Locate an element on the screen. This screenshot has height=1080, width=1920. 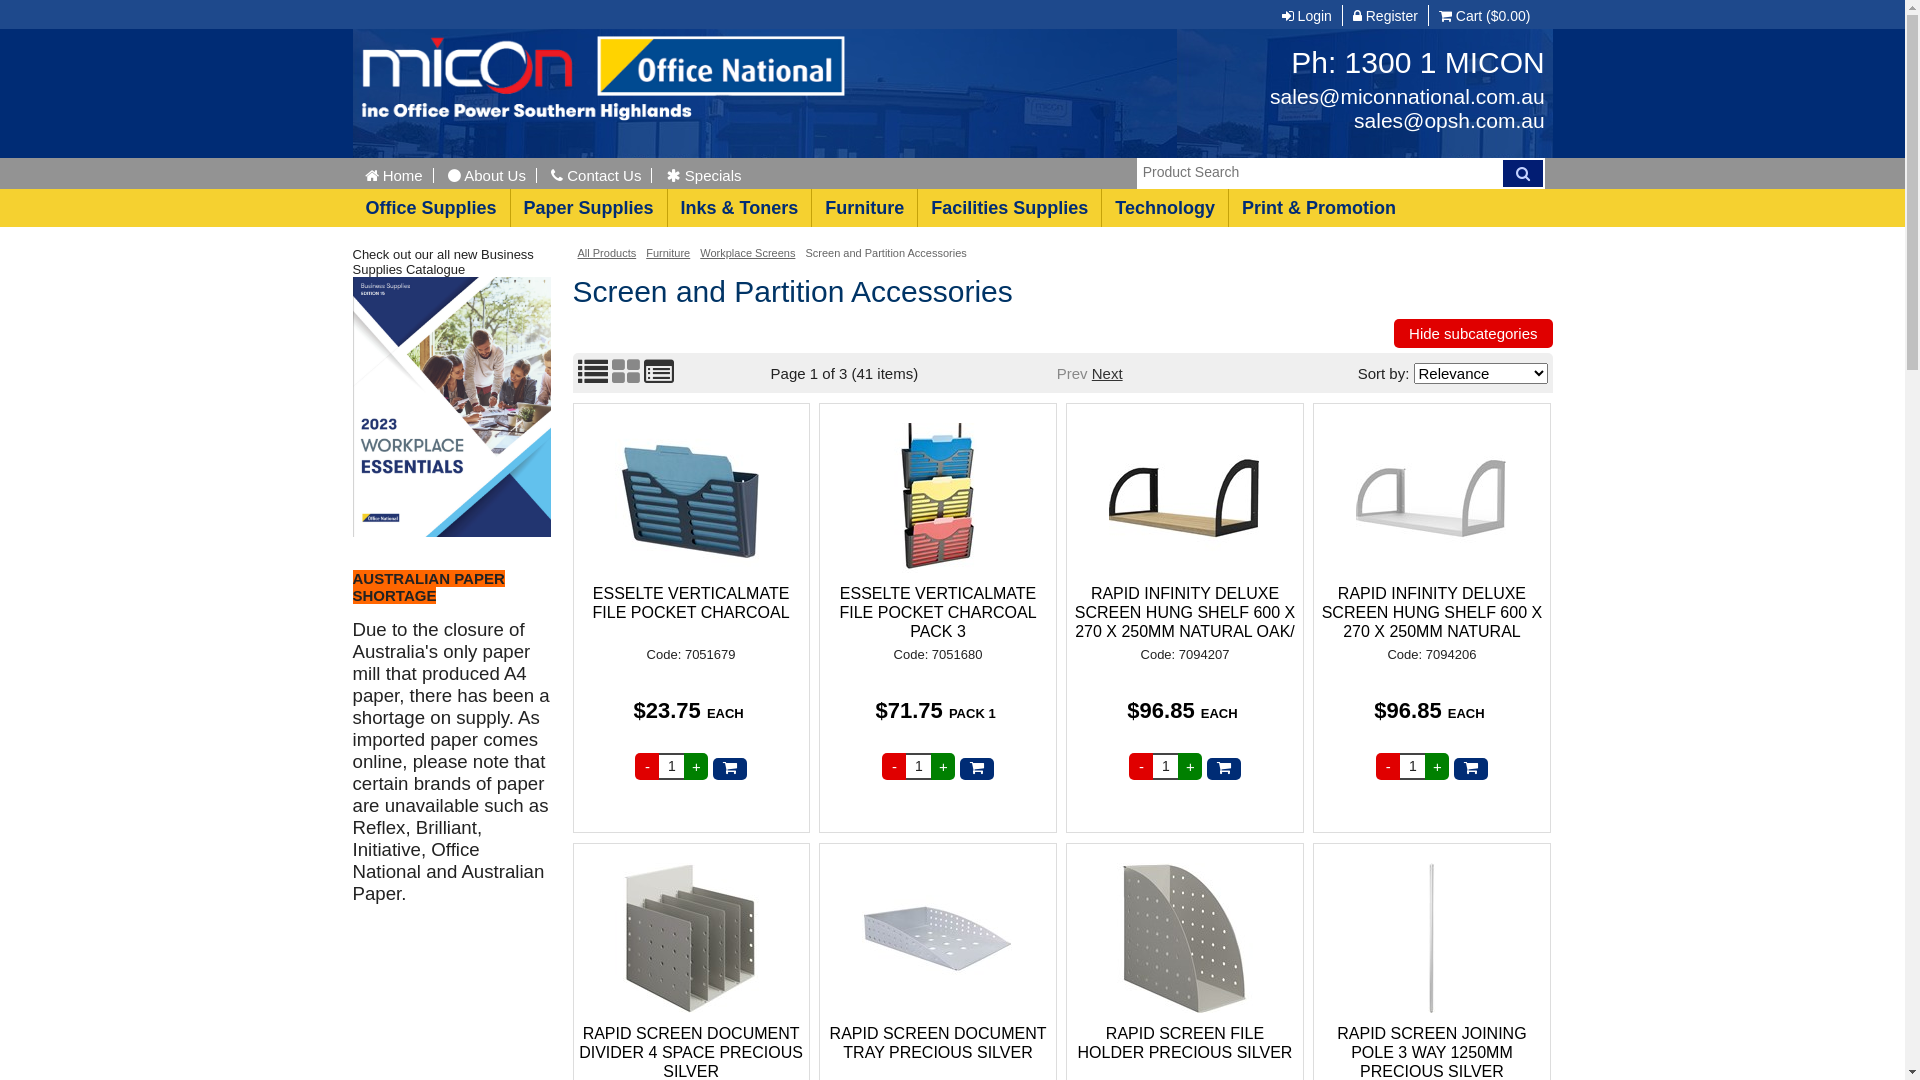
'Increase quantity' is located at coordinates (1435, 765).